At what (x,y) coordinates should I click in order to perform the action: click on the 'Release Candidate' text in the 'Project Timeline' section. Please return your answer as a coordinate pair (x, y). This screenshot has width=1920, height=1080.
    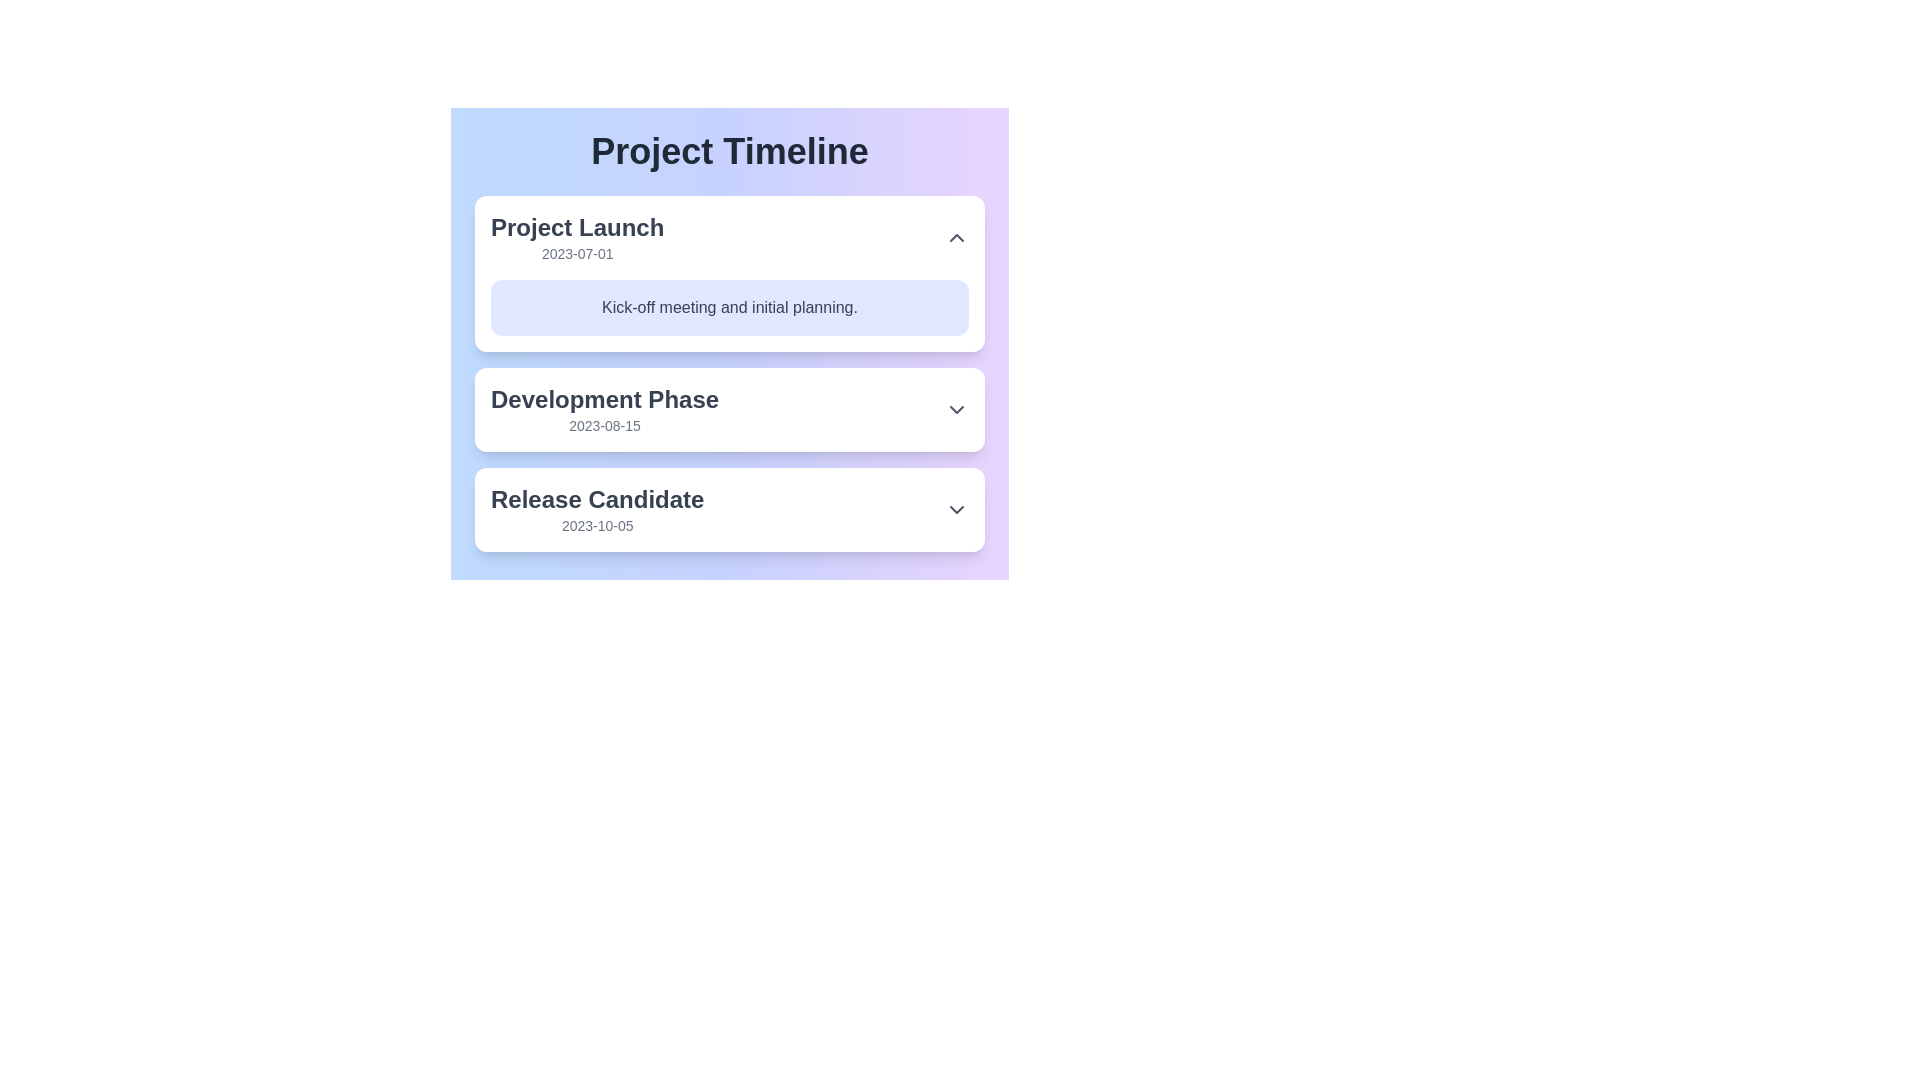
    Looking at the image, I should click on (596, 508).